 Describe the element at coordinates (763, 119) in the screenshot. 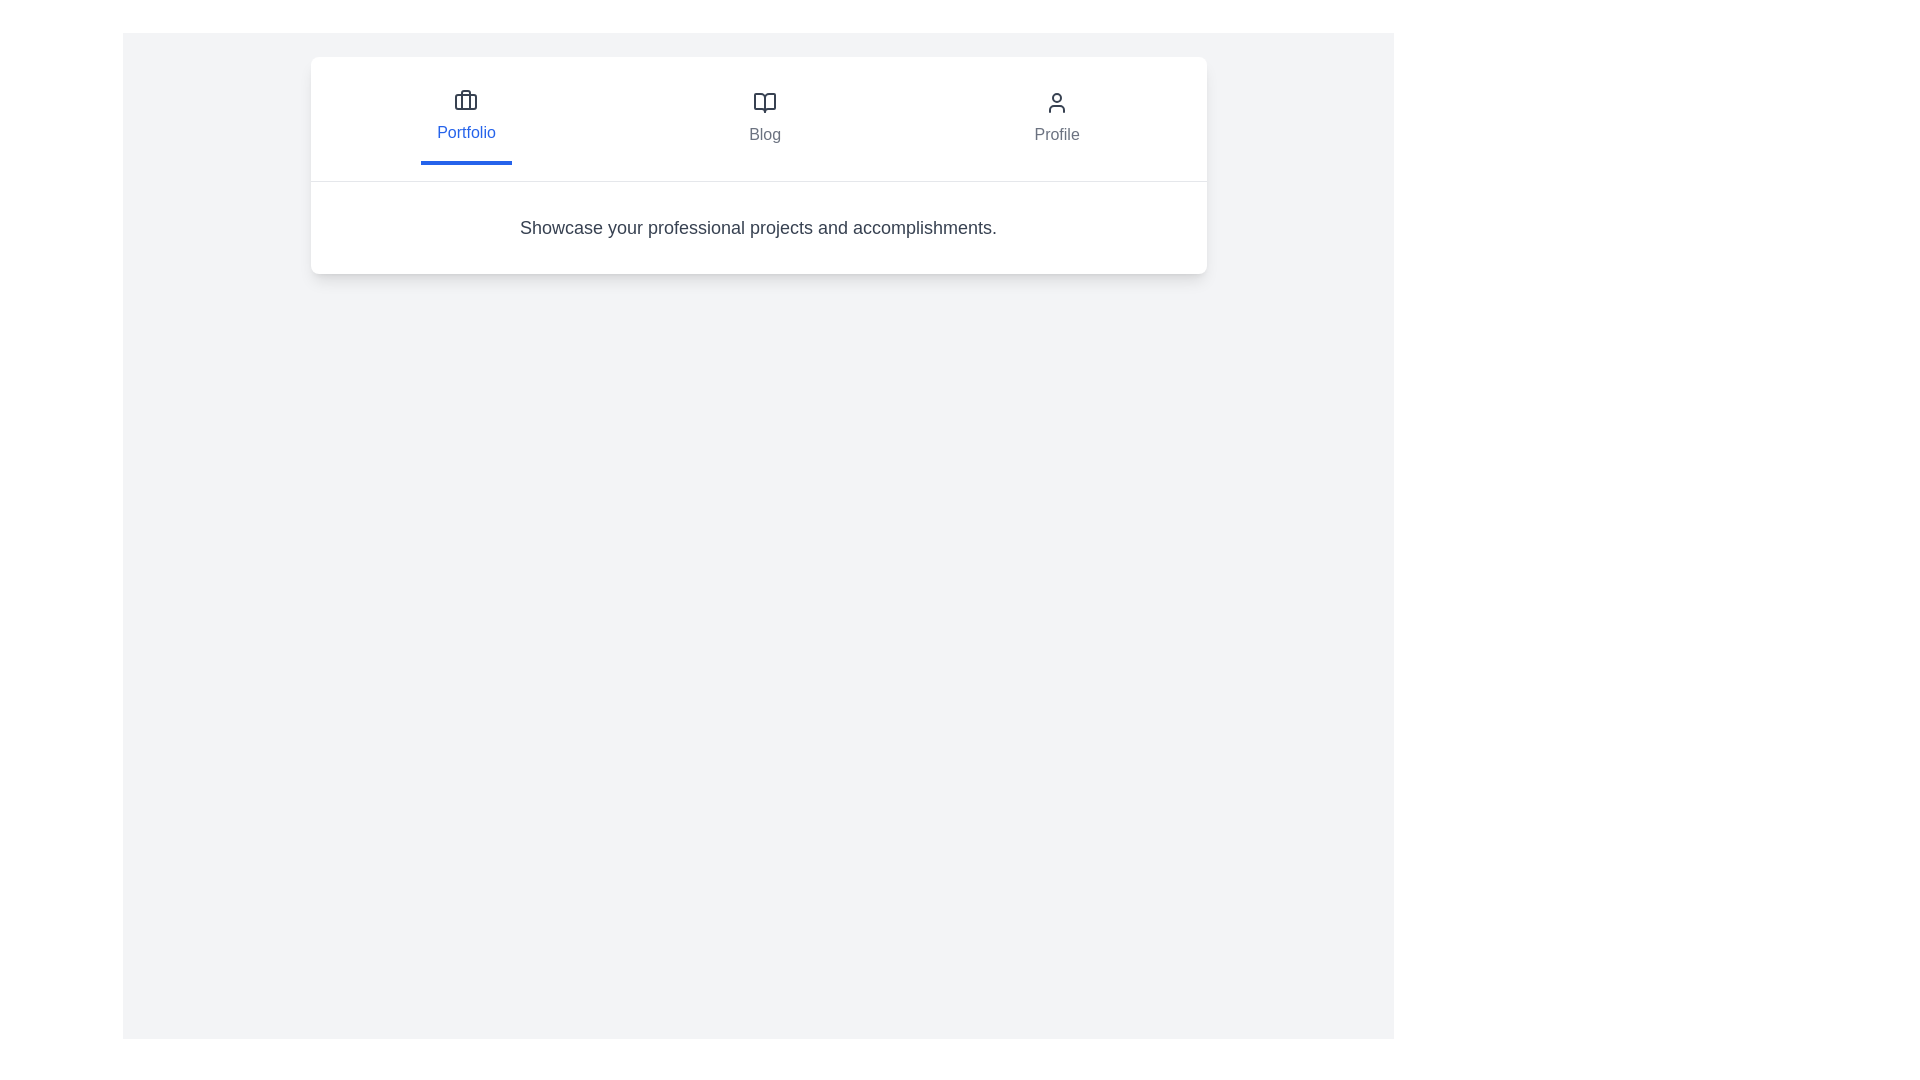

I see `the tab labeled Blog to display its description` at that location.